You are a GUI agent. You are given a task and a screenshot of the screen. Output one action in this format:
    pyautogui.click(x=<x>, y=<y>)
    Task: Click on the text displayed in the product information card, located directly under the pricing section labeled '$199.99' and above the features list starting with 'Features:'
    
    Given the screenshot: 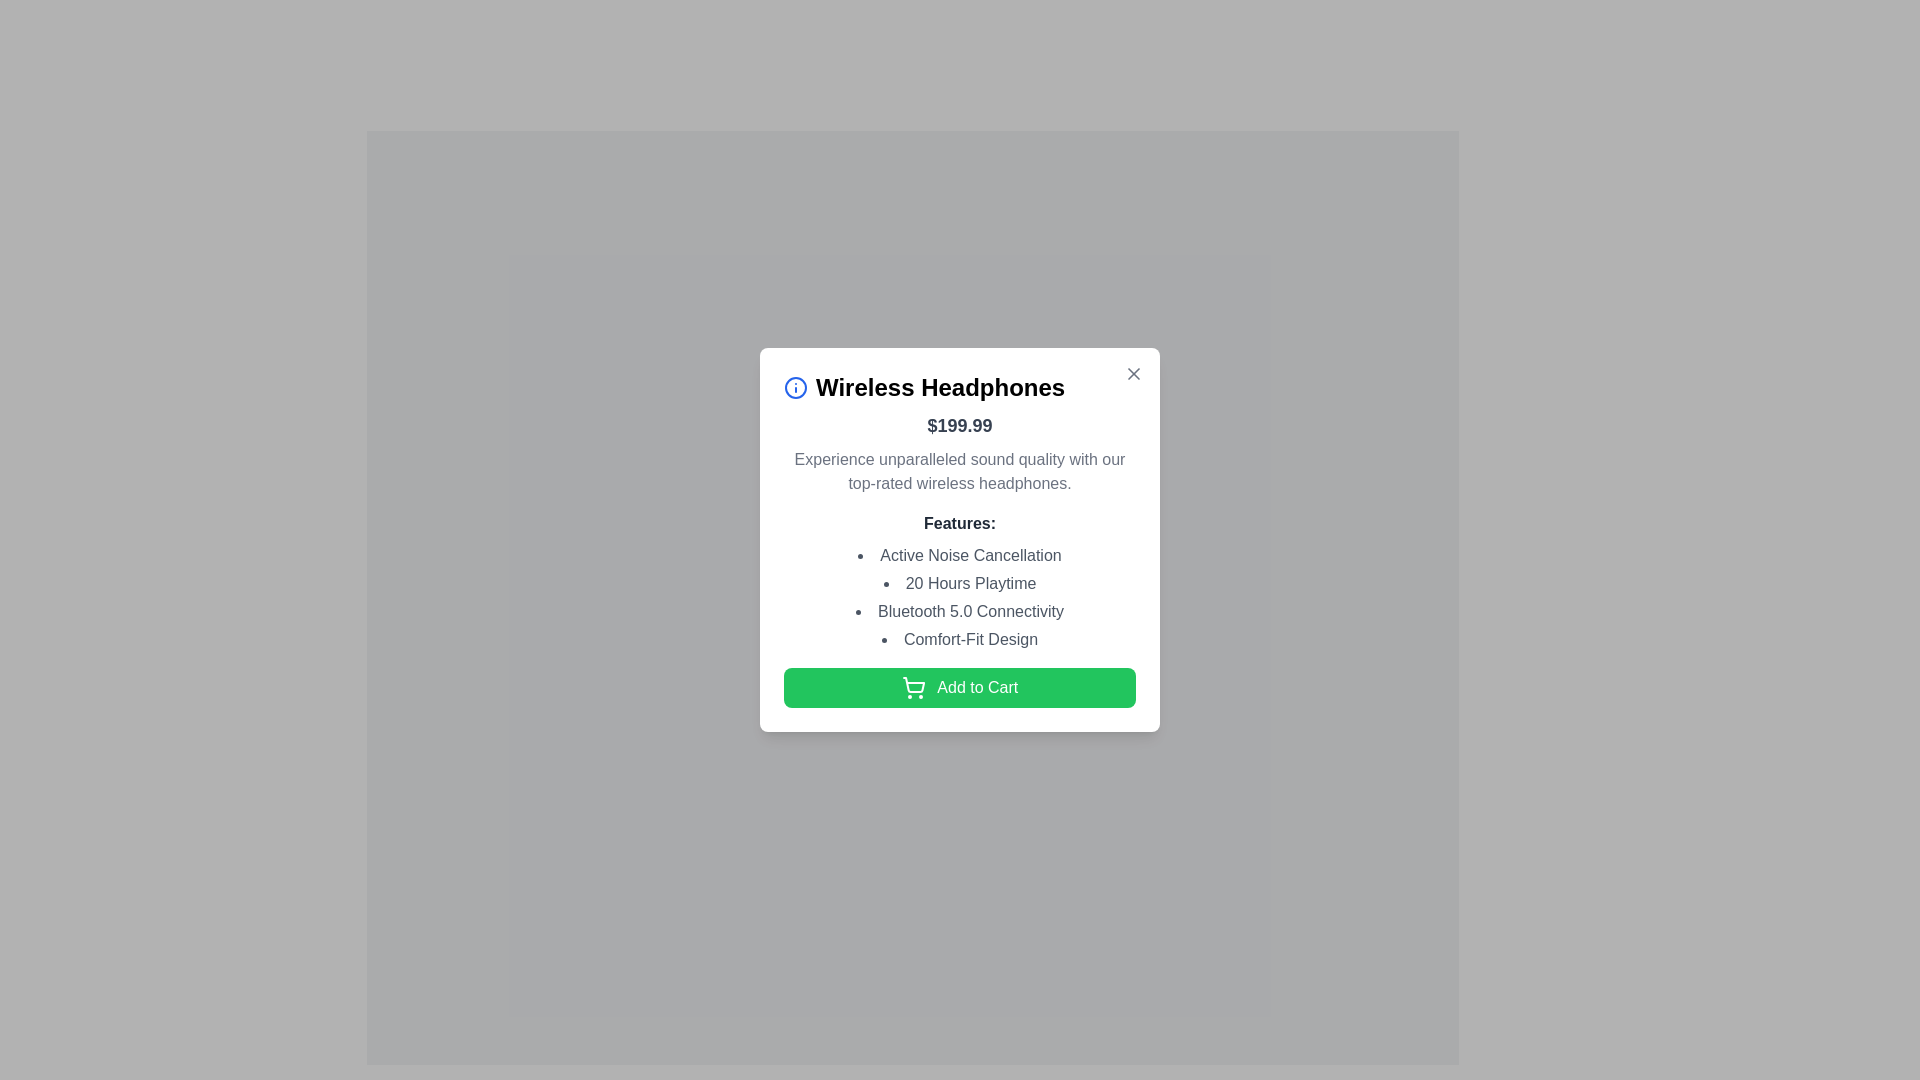 What is the action you would take?
    pyautogui.click(x=960, y=470)
    